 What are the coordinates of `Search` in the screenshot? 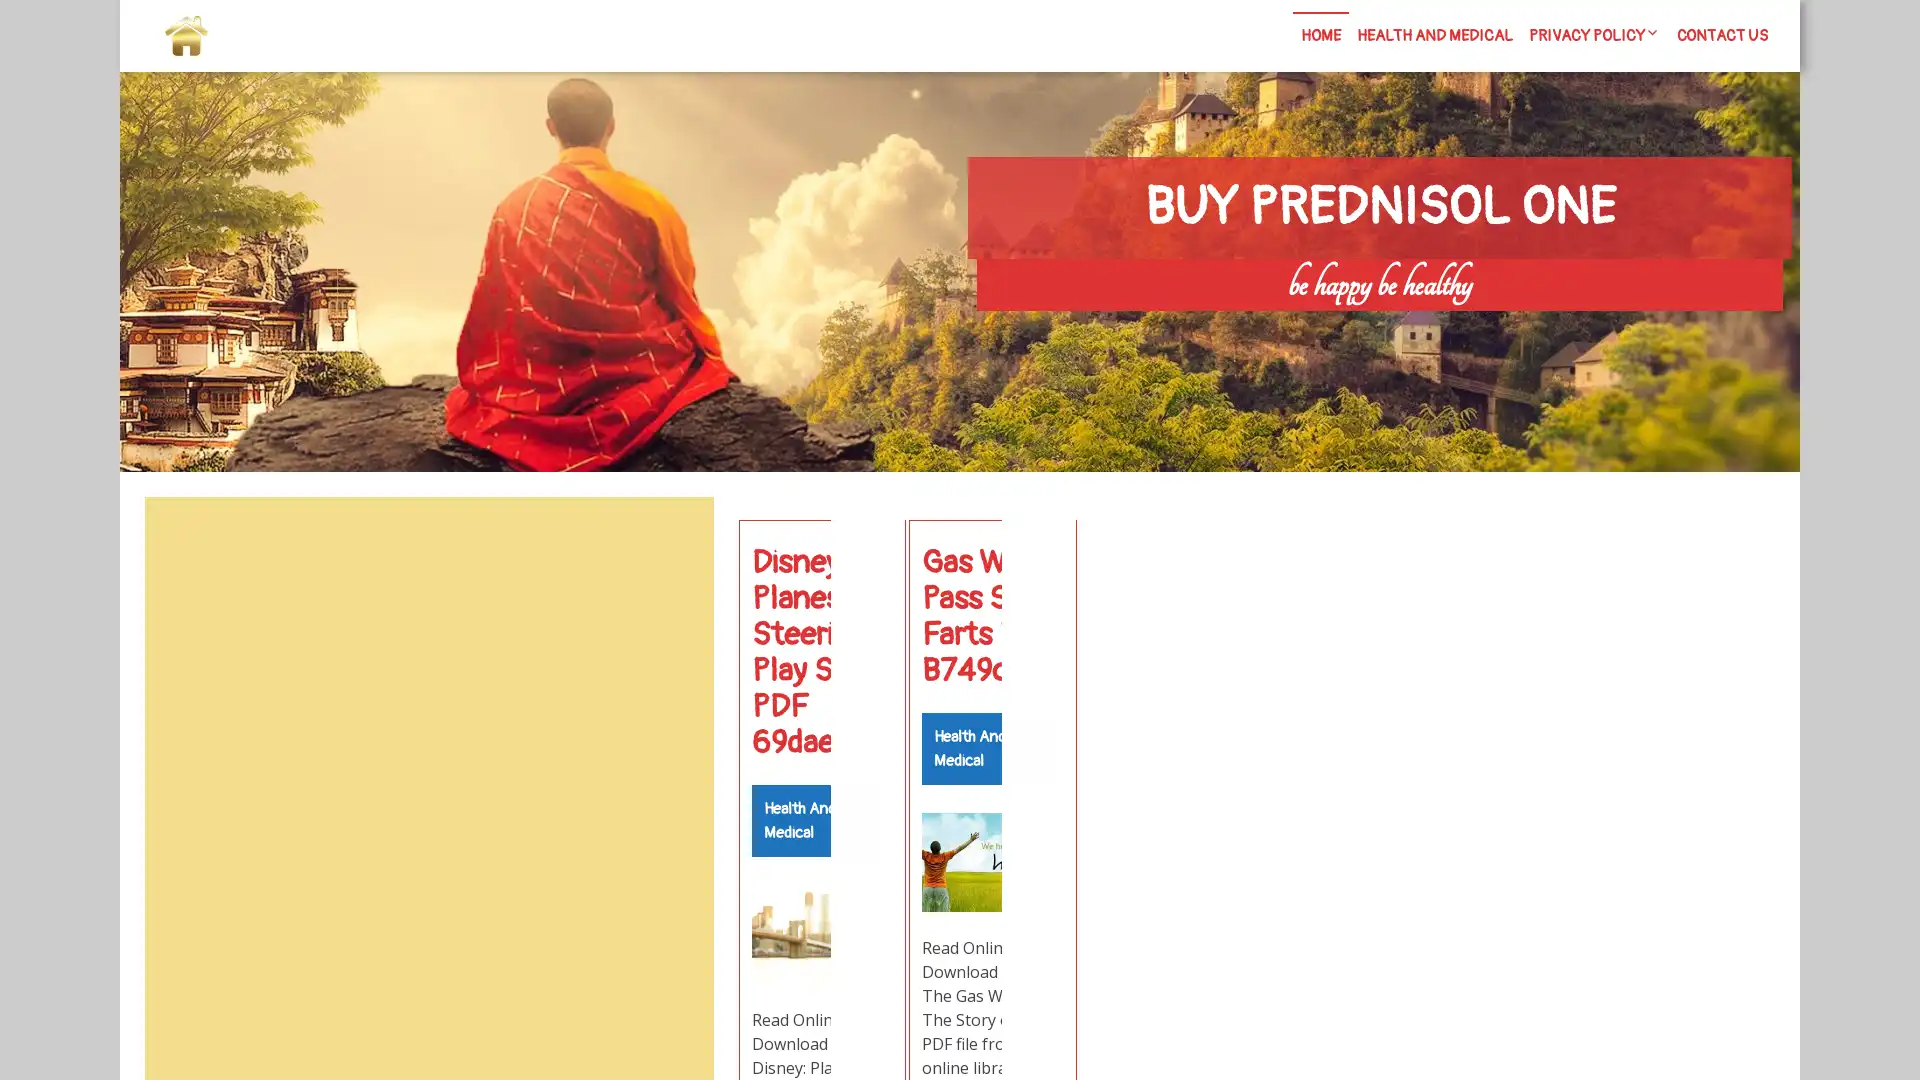 It's located at (1557, 327).